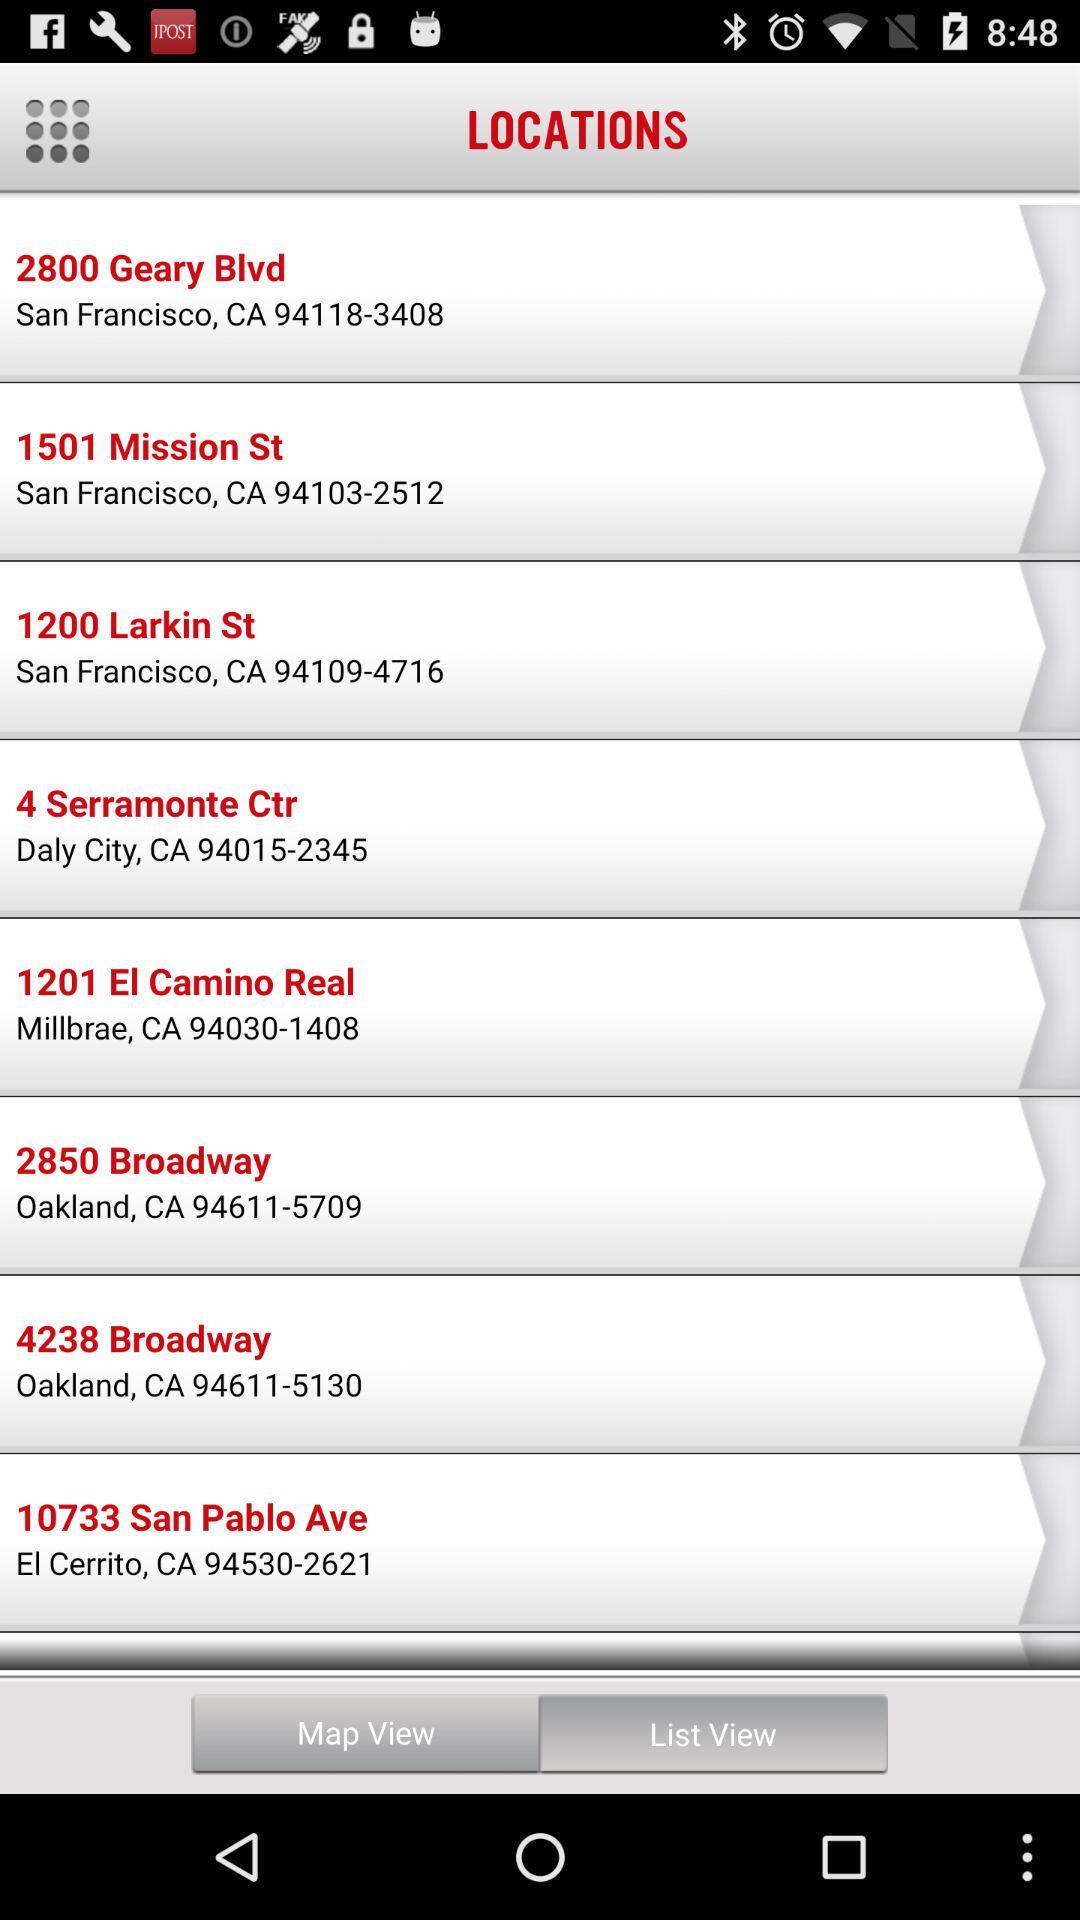 This screenshot has height=1920, width=1080. Describe the element at coordinates (56, 130) in the screenshot. I see `the app to the left of the locations item` at that location.